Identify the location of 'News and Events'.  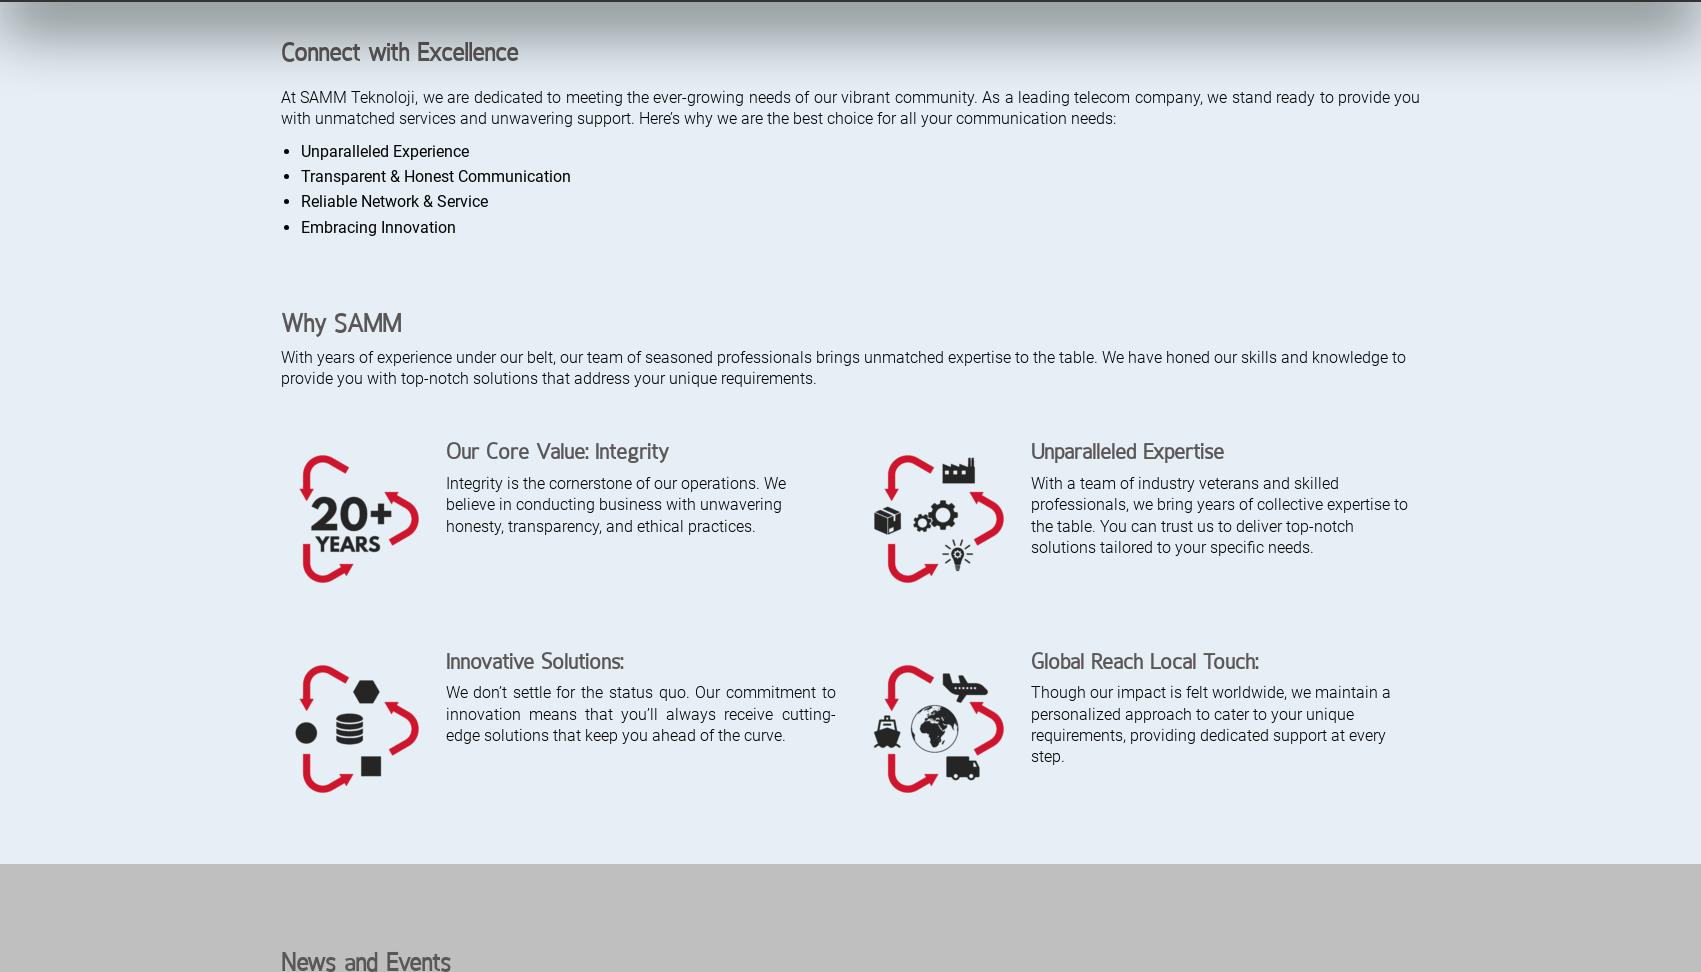
(364, 45).